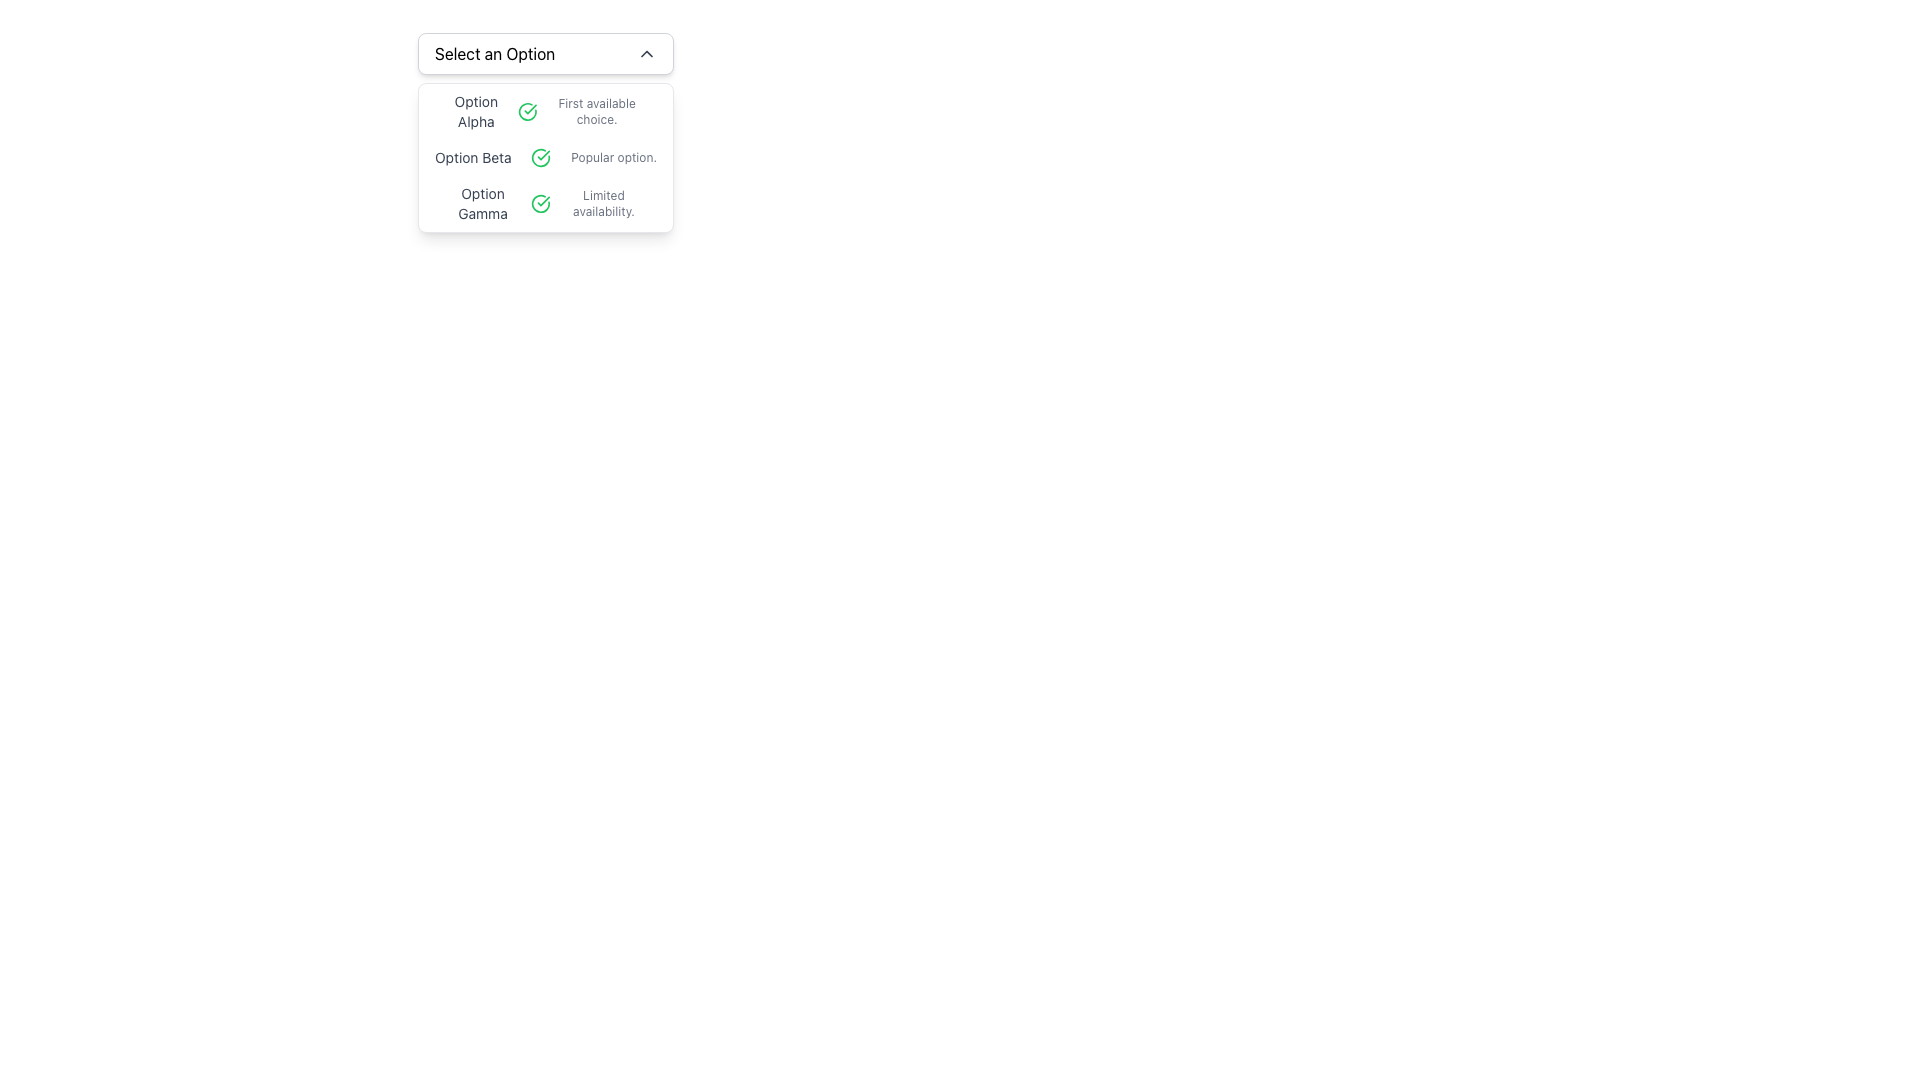  What do you see at coordinates (483, 204) in the screenshot?
I see `the text 'Option Gamma' in the dropdown selection menu` at bounding box center [483, 204].